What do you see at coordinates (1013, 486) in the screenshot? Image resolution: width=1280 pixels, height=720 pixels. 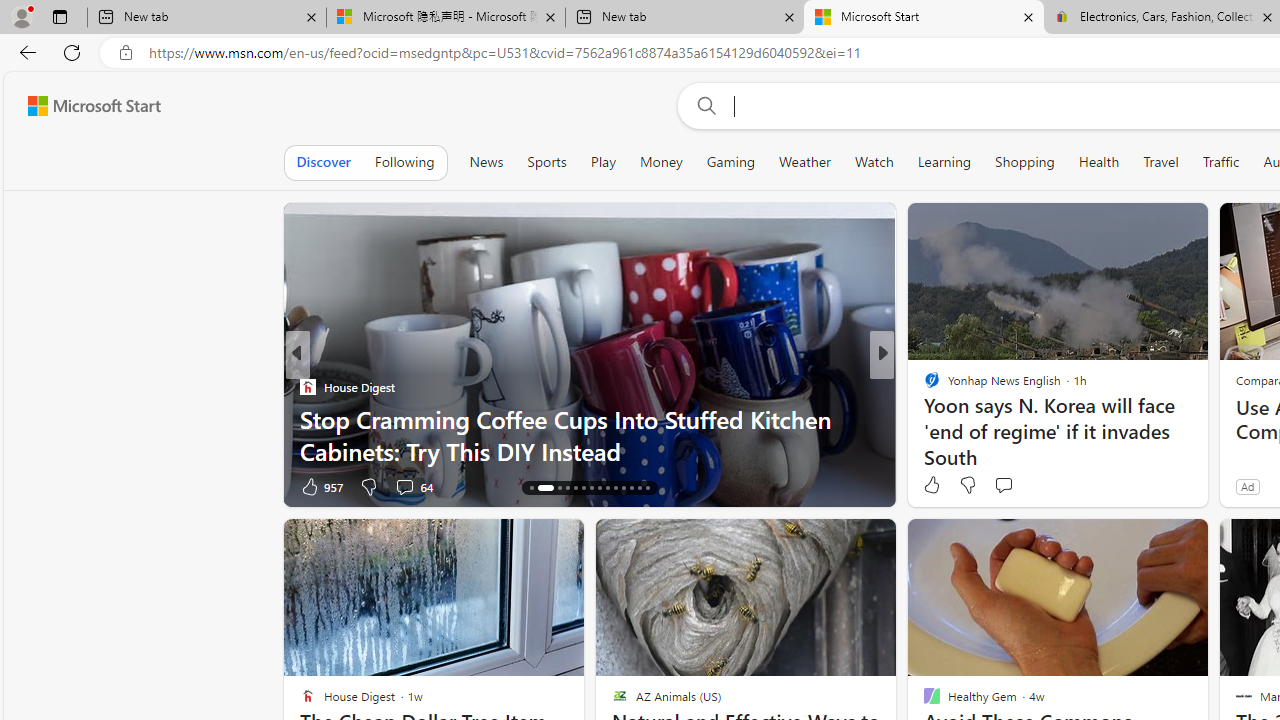 I see `'View comments 37 Comment'` at bounding box center [1013, 486].